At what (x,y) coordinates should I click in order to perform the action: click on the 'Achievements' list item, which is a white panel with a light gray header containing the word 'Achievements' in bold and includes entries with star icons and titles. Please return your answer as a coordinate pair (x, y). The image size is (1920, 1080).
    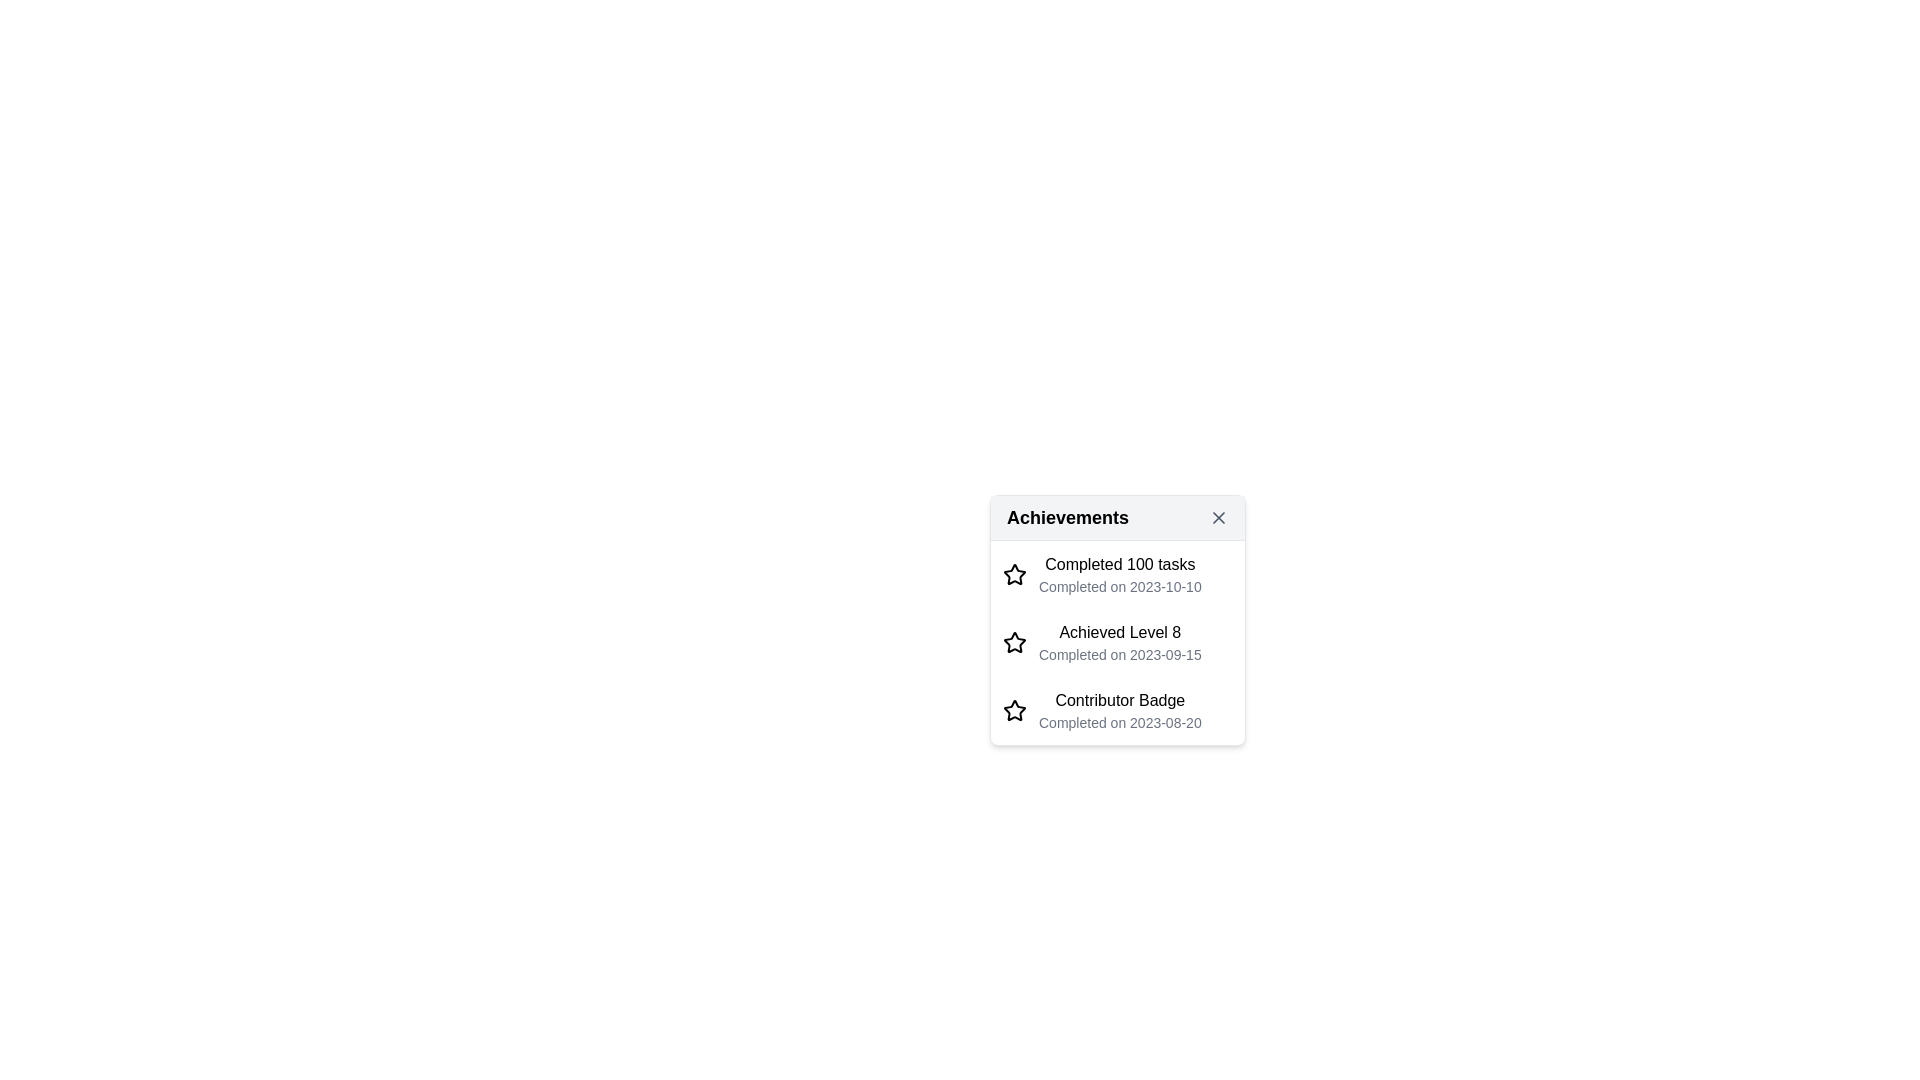
    Looking at the image, I should click on (1117, 619).